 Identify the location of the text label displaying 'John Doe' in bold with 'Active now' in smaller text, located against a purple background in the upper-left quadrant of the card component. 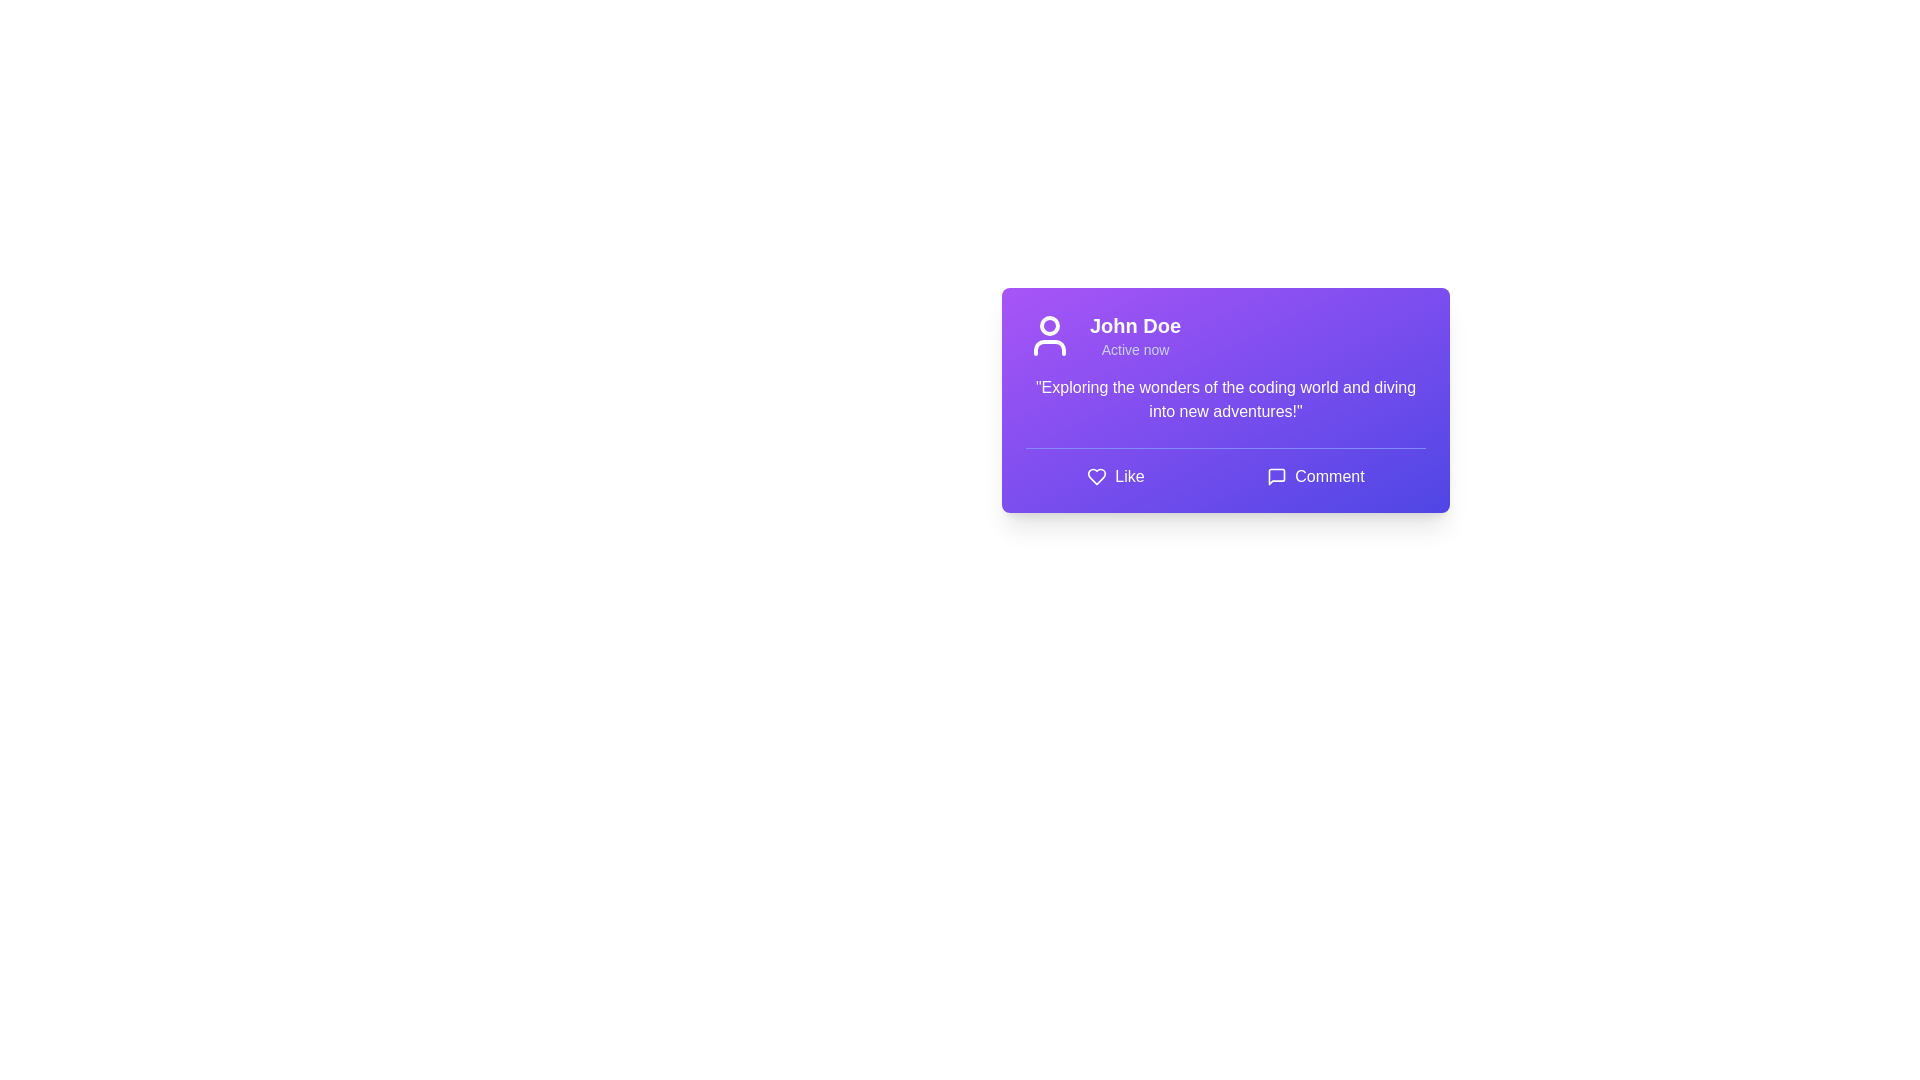
(1135, 334).